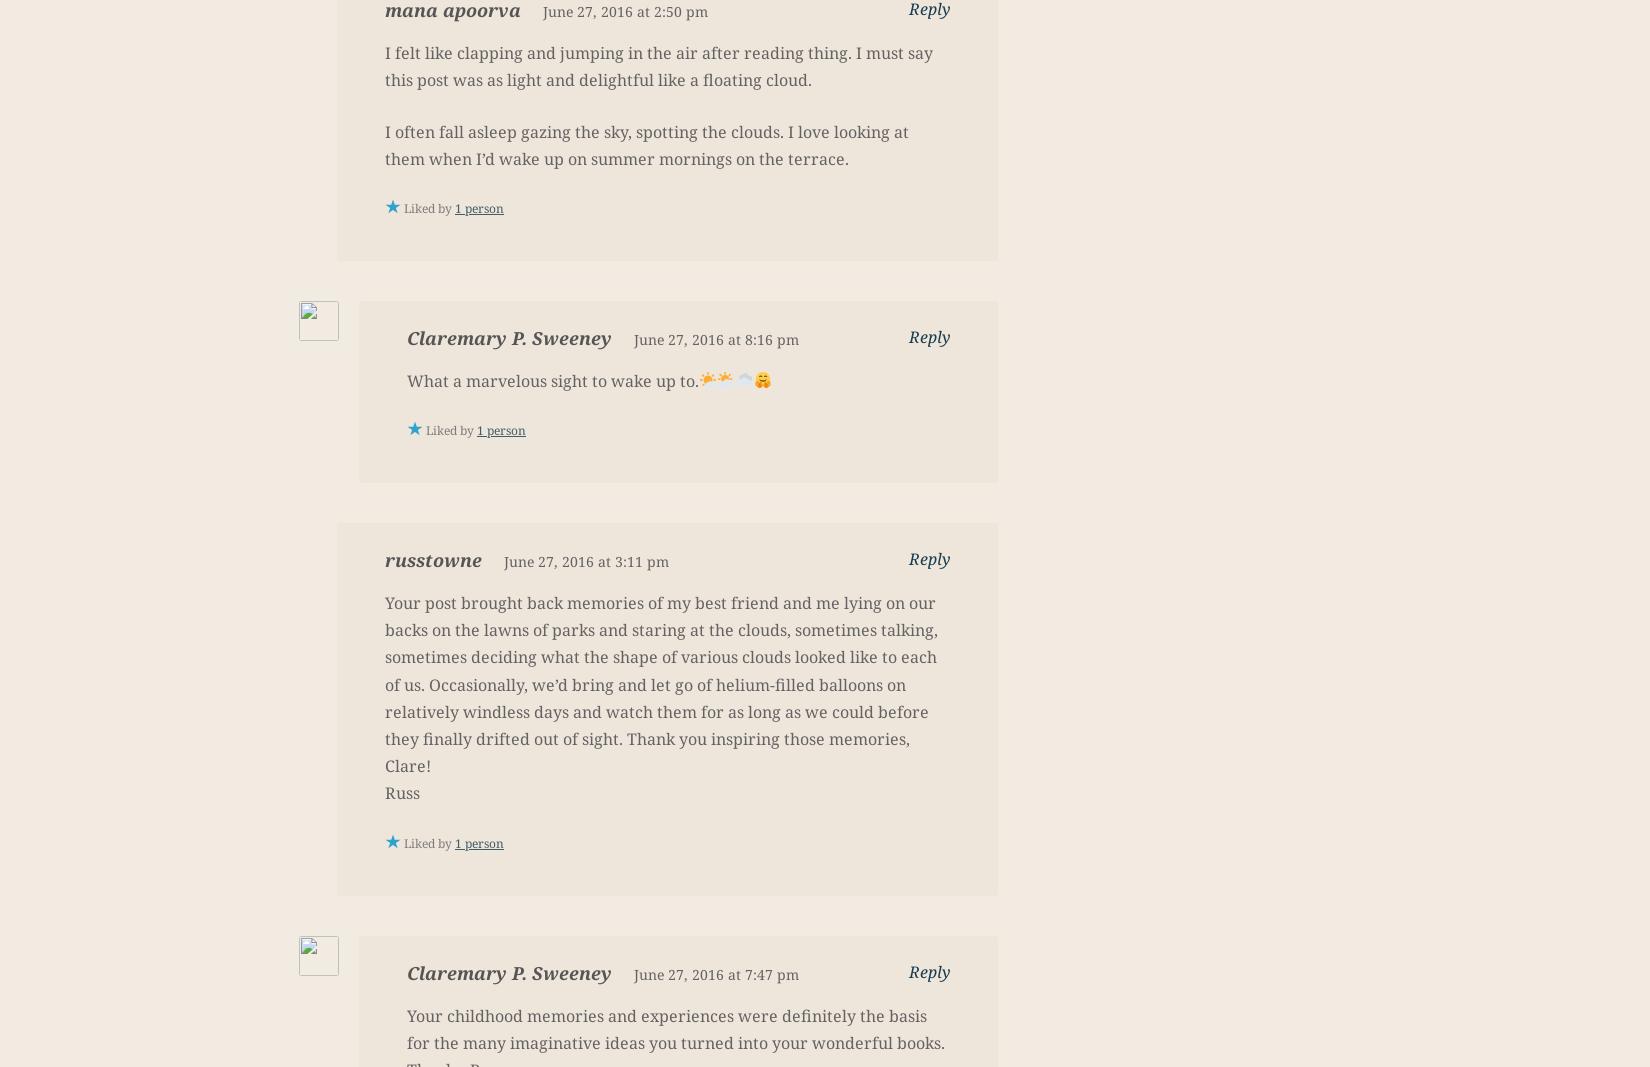 The height and width of the screenshot is (1067, 1650). I want to click on 'russtowne', so click(432, 559).